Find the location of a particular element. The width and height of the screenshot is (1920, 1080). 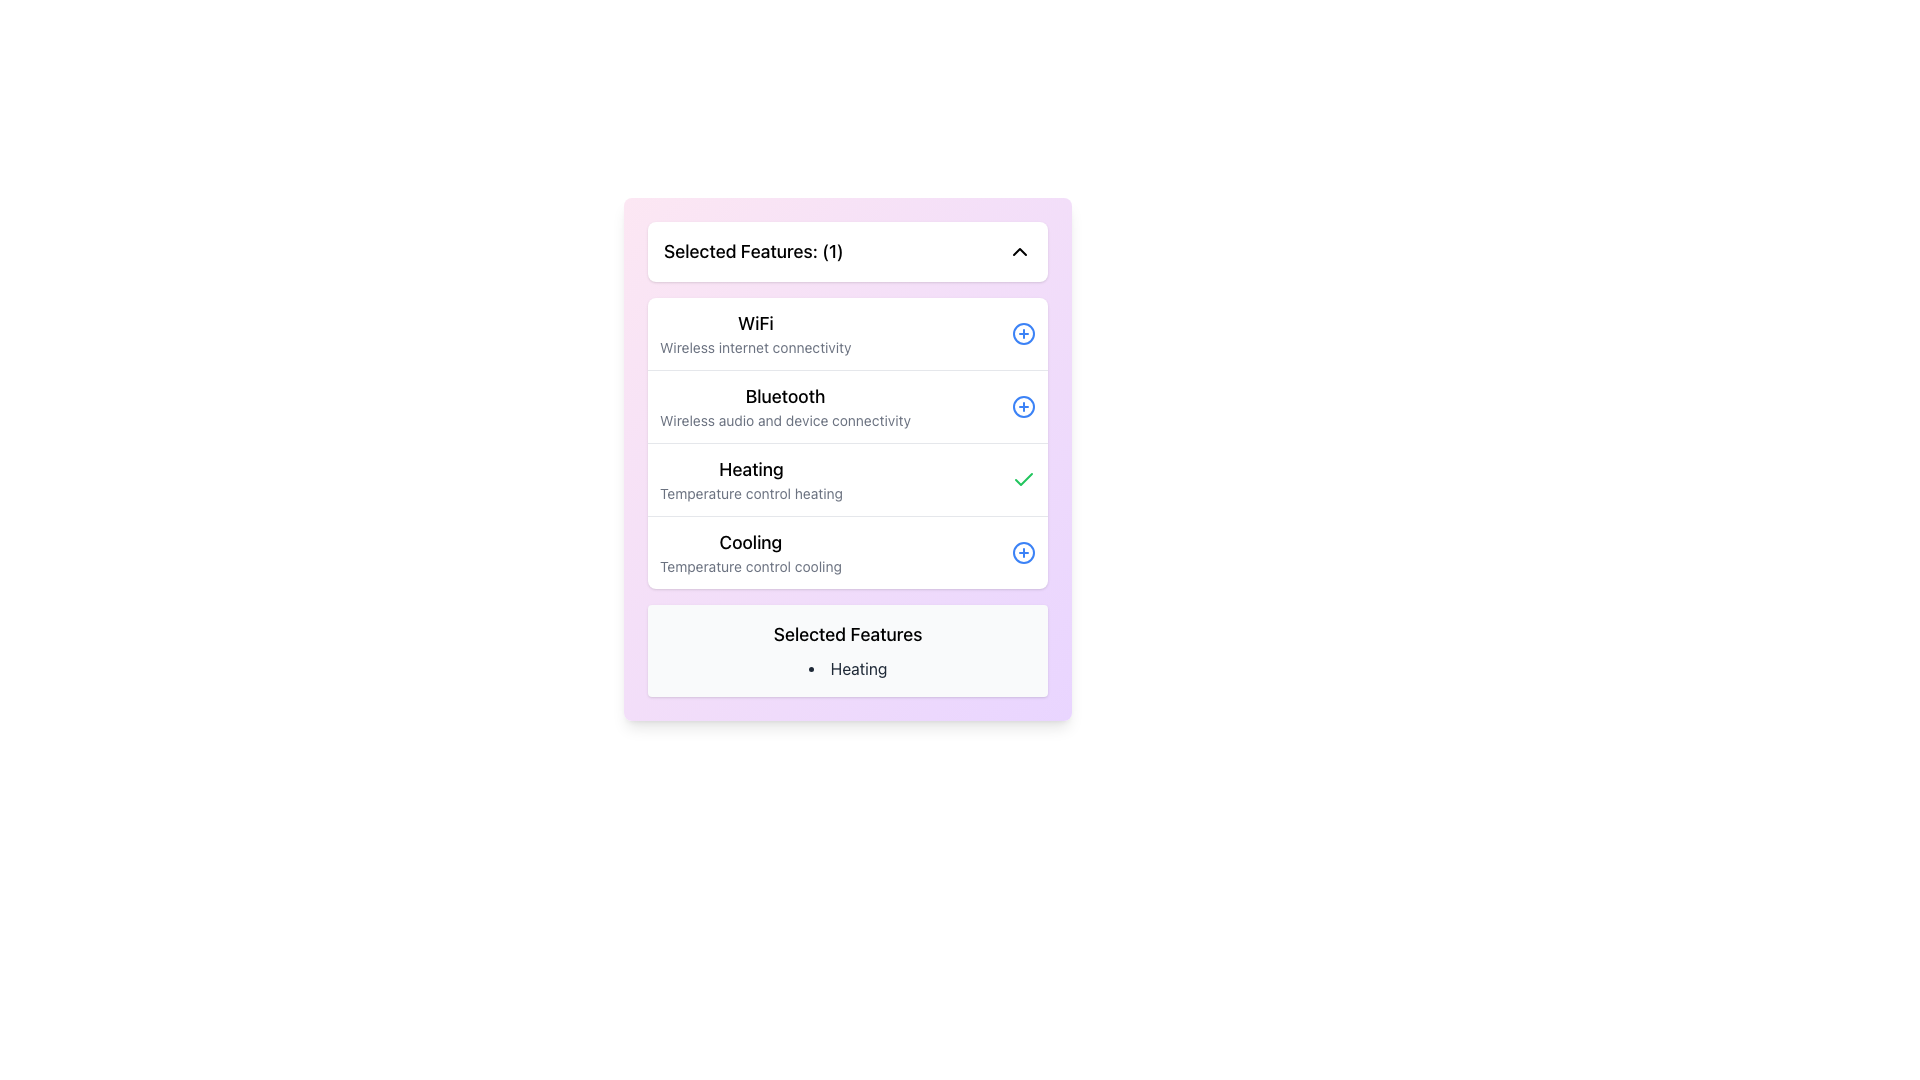

the circular '+' icon with a blue outline located to the right of the 'Bluetooth' feature in the list is located at coordinates (1023, 406).